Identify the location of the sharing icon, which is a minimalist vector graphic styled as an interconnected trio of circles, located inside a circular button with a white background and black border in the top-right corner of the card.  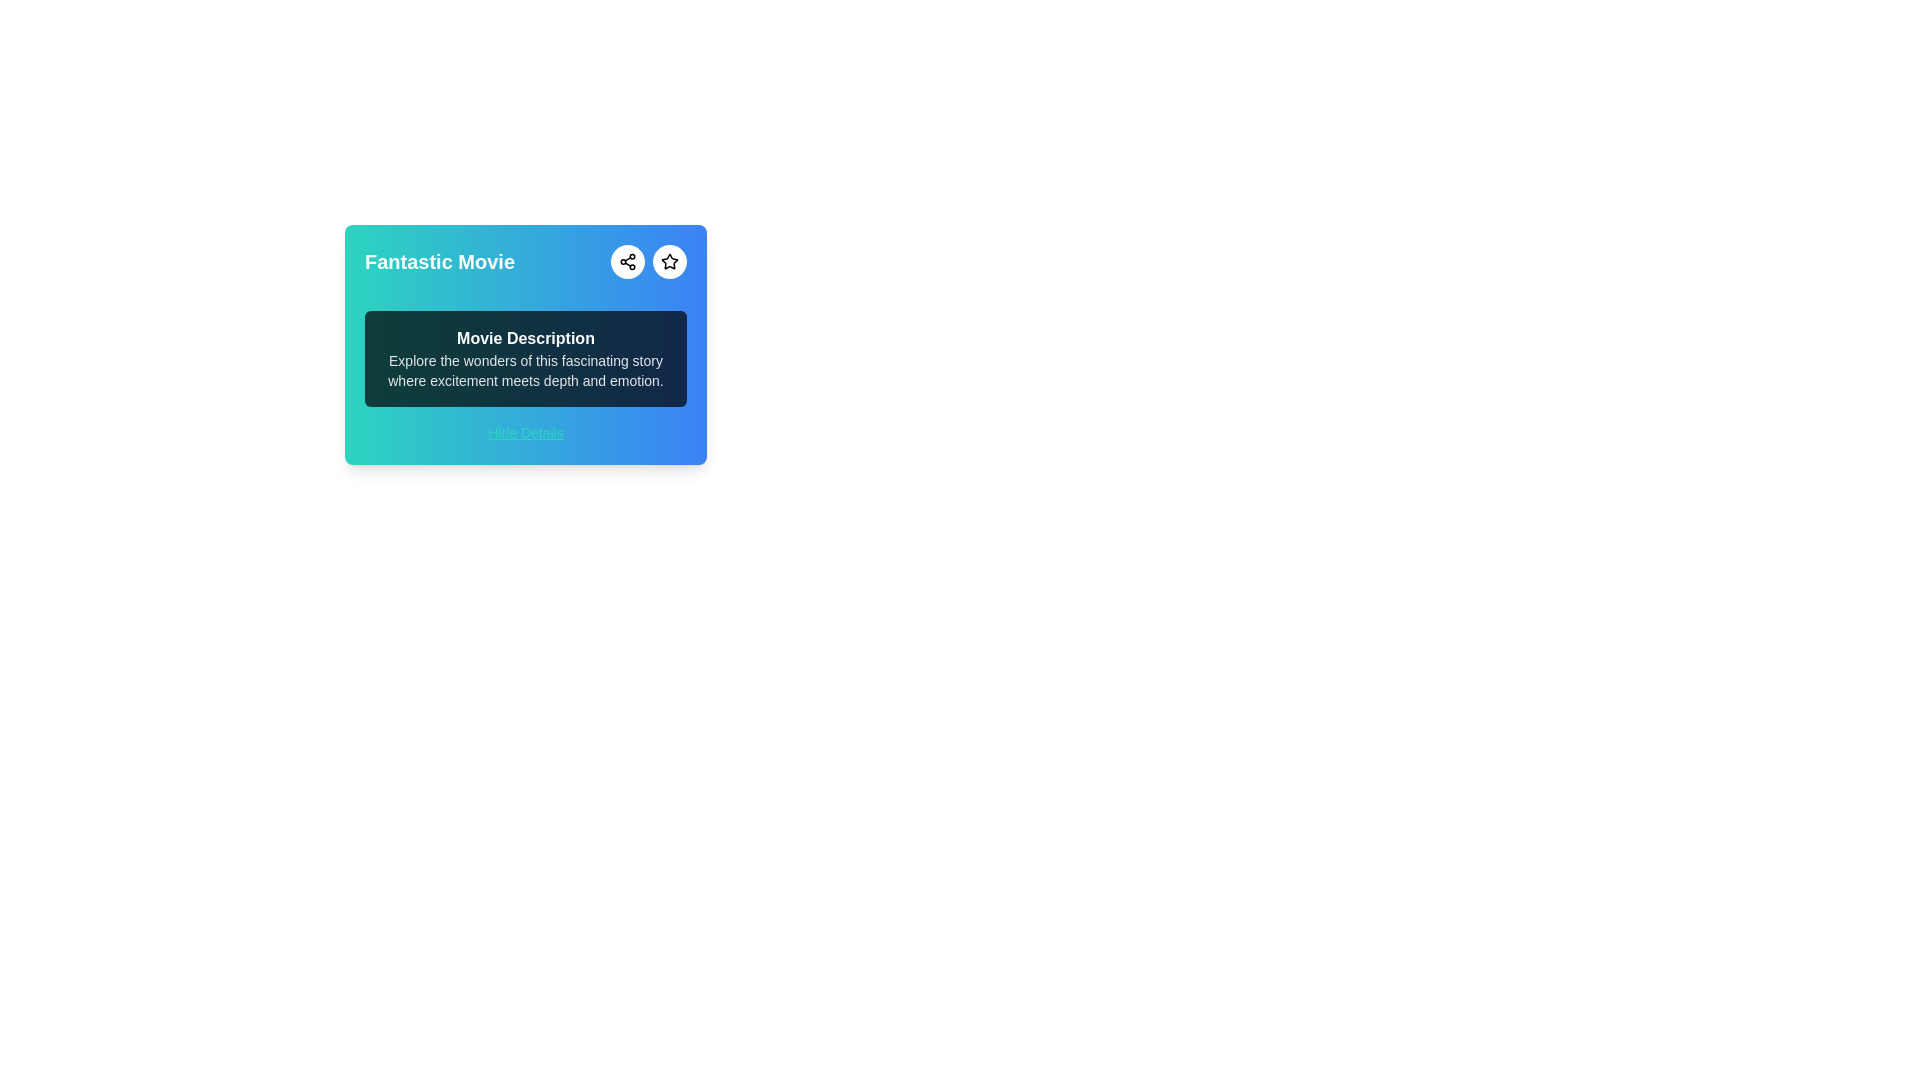
(627, 261).